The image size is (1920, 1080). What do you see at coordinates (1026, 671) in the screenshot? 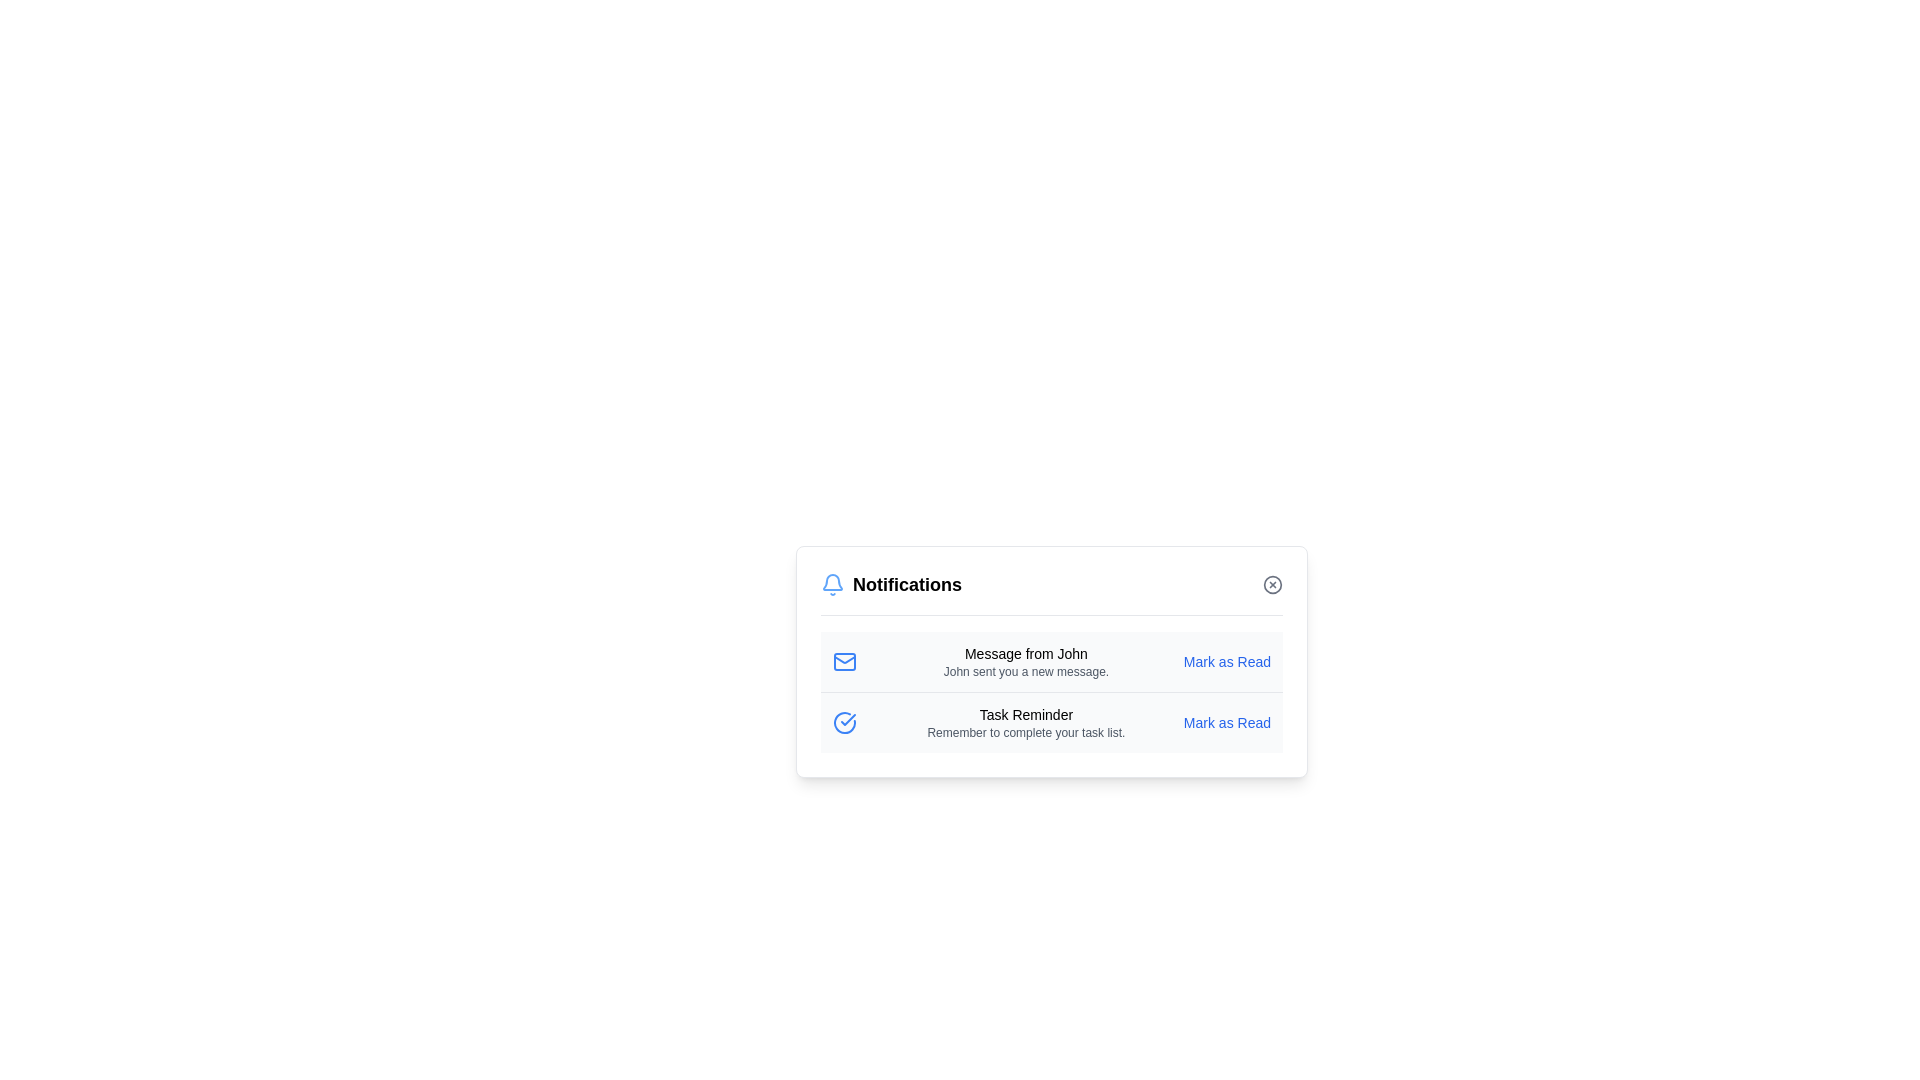
I see `descriptive text indicating that John has sent a new message, located in the notification card under the title 'Message from John'` at bounding box center [1026, 671].